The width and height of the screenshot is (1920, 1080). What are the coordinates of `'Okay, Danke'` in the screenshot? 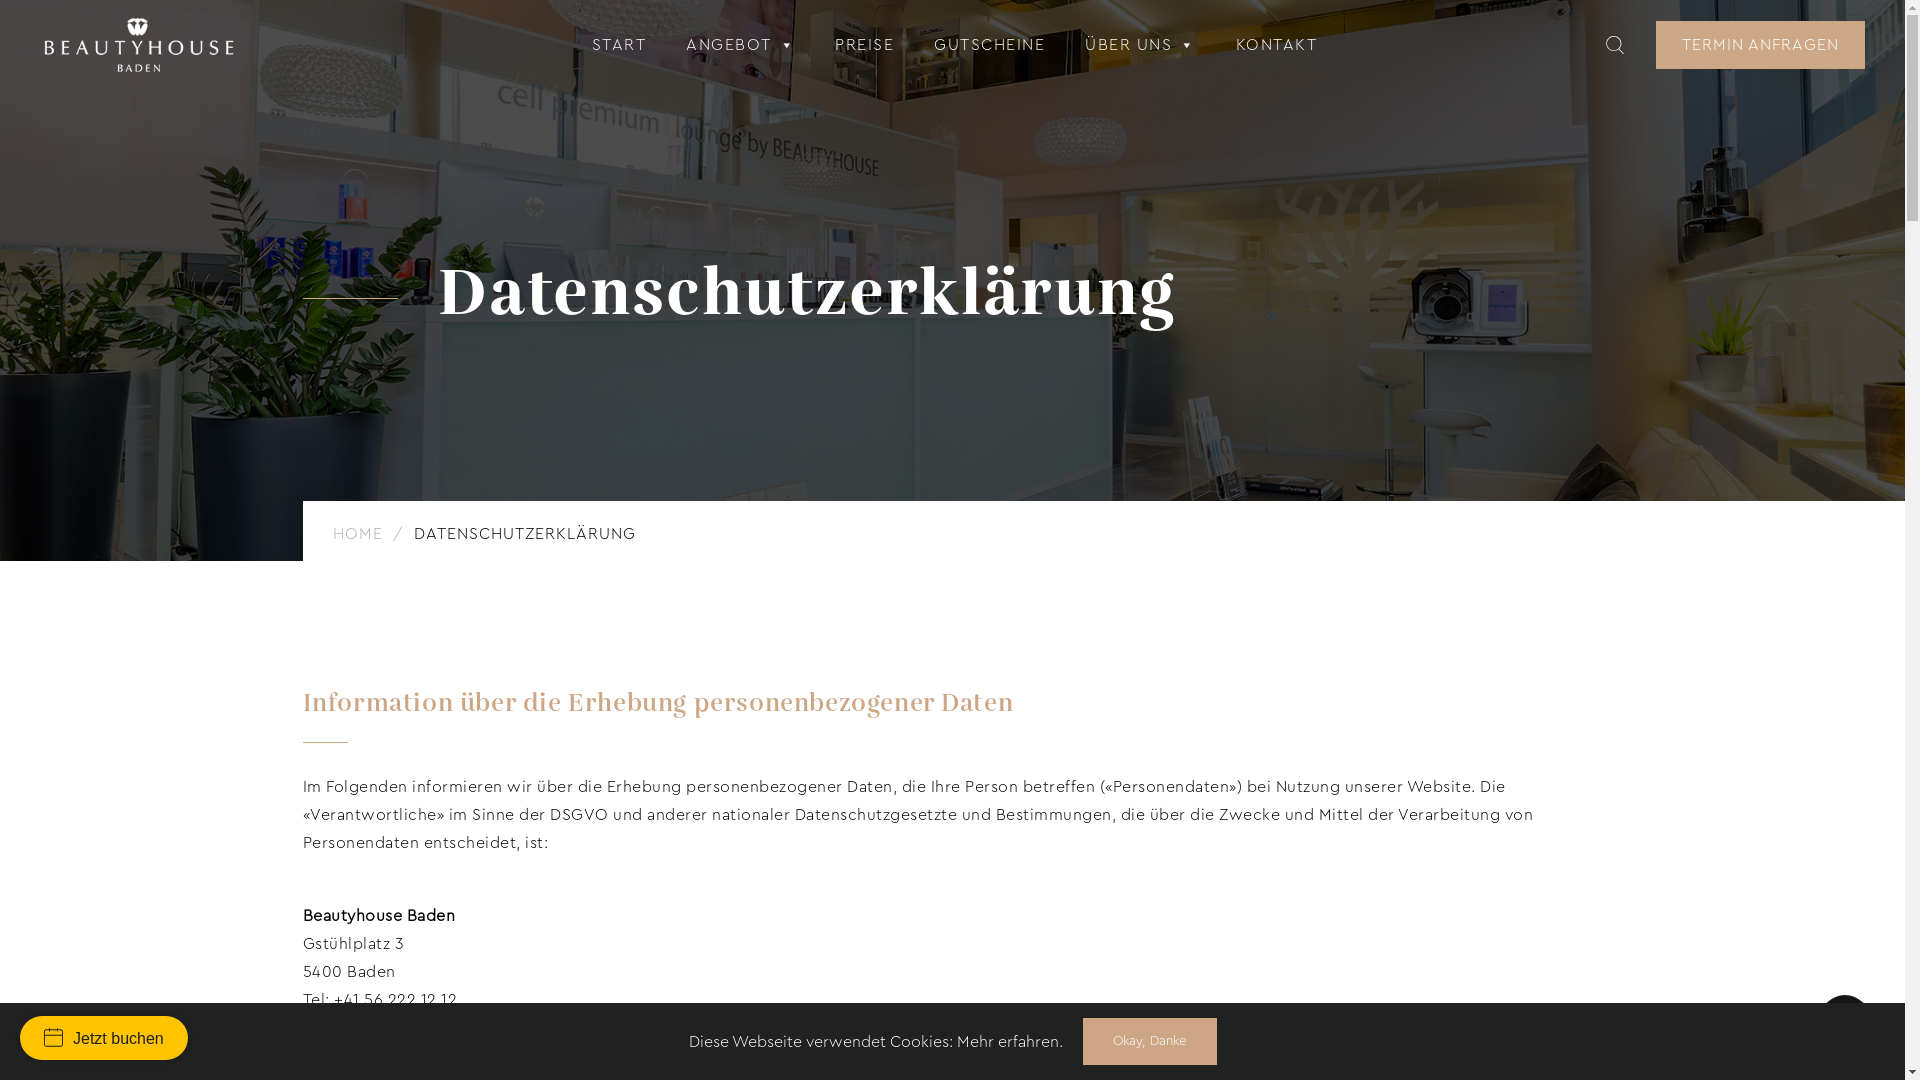 It's located at (1148, 1040).